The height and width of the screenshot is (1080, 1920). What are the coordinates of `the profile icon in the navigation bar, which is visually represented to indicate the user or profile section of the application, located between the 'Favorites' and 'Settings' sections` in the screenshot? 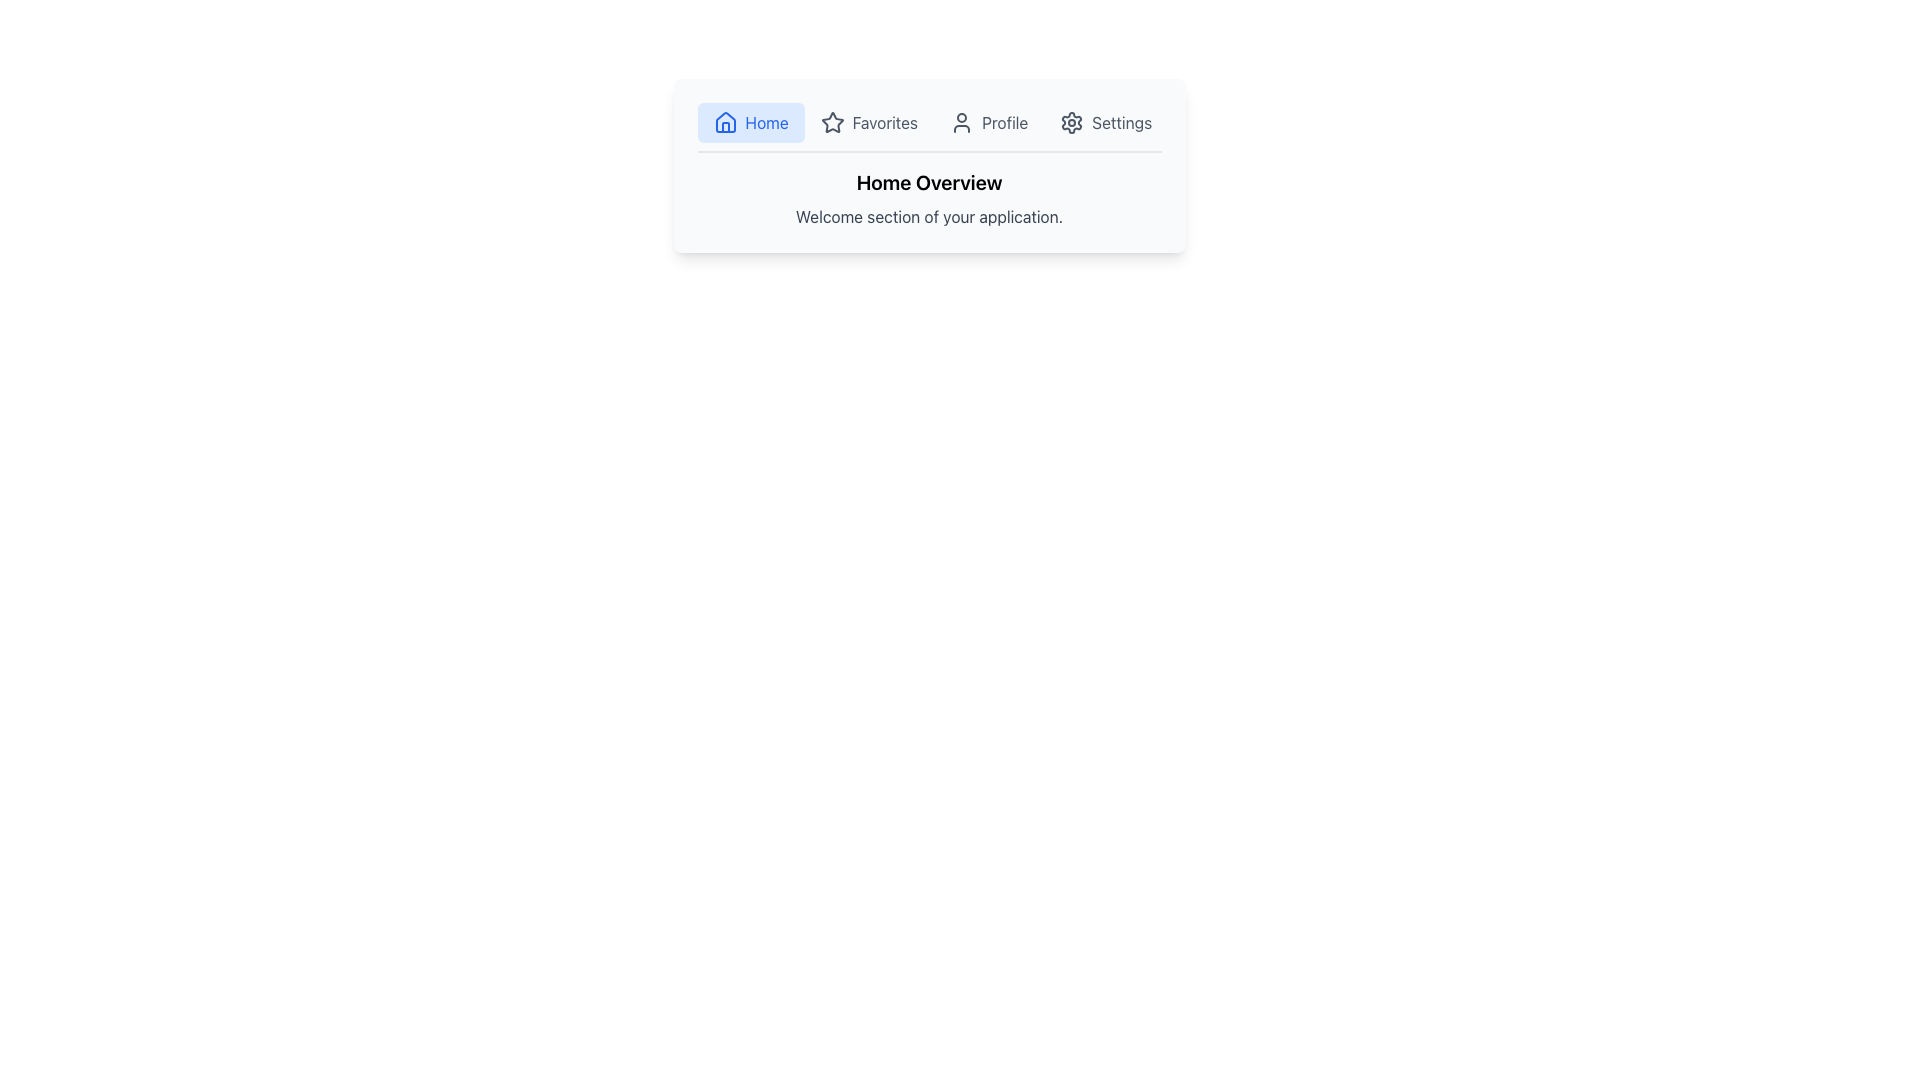 It's located at (962, 123).